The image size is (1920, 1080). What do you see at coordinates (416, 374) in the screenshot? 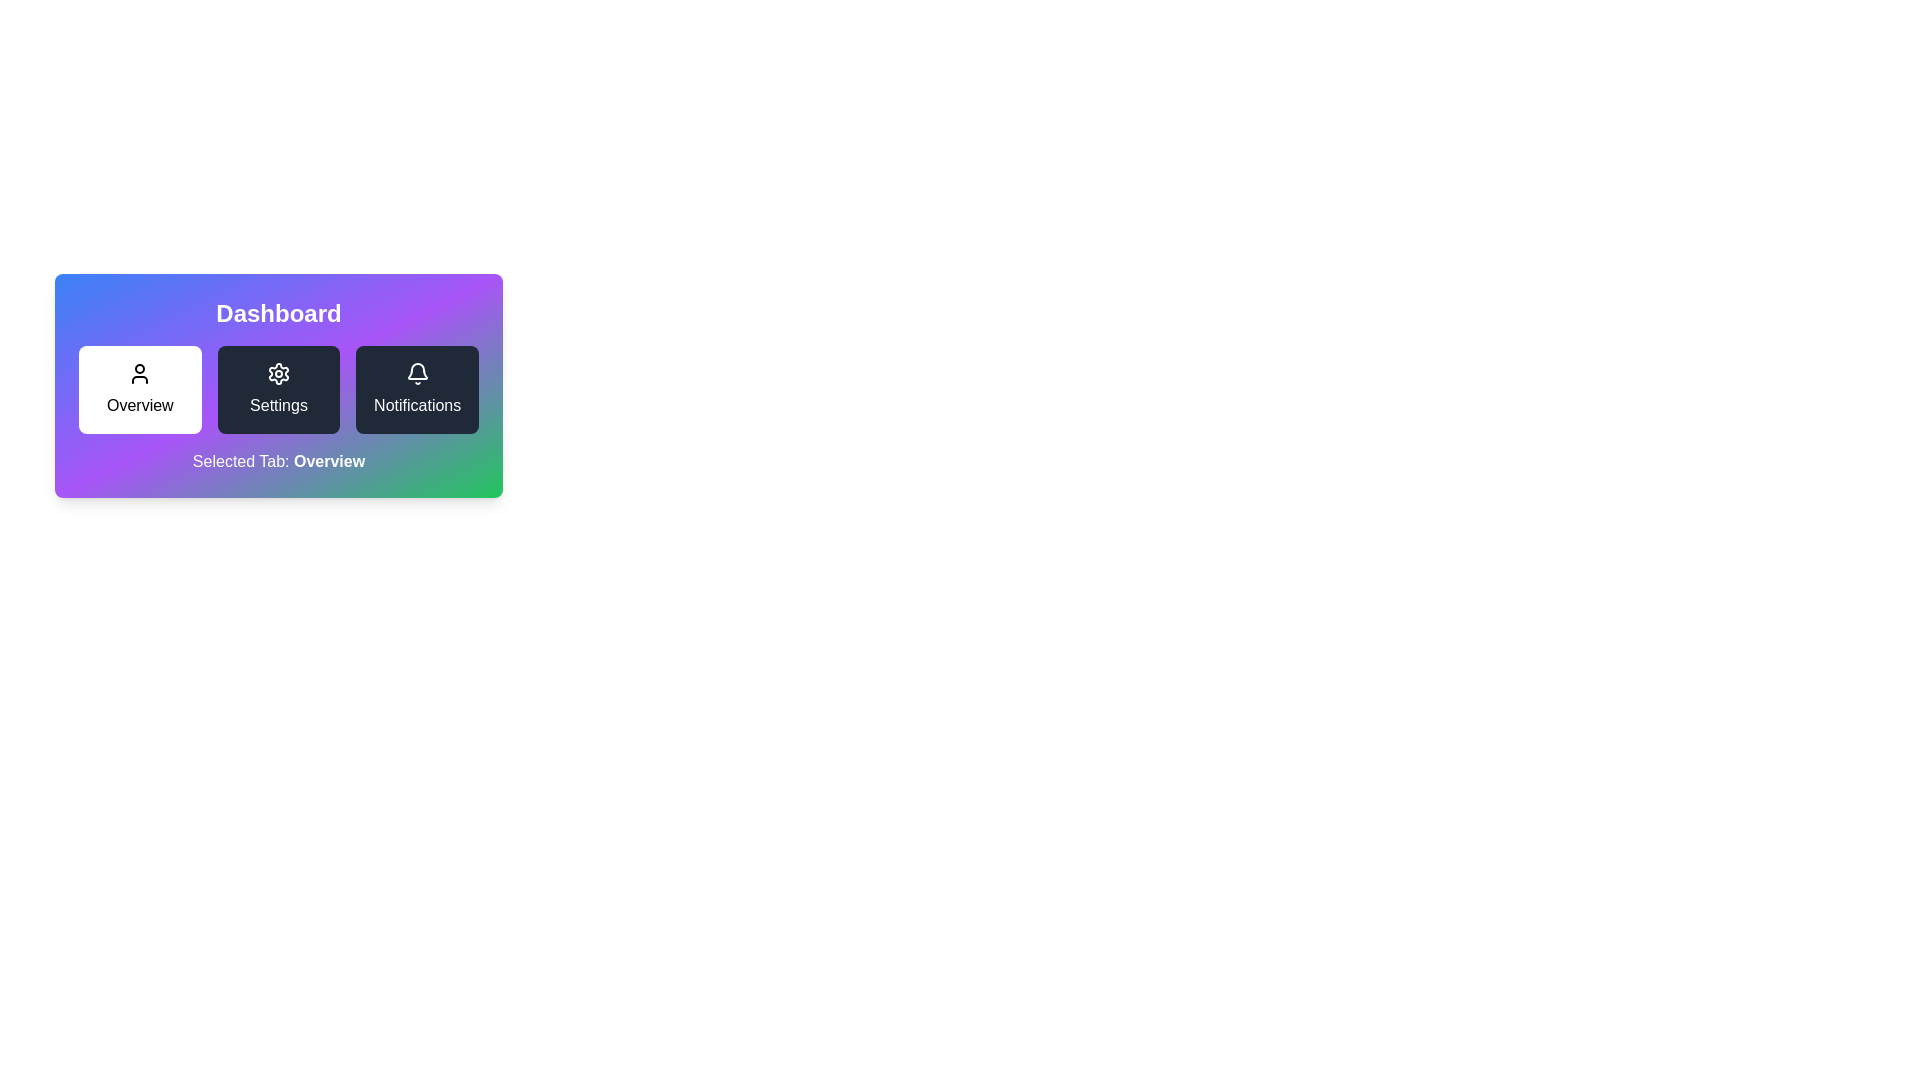
I see `the notifications icon located at the top of the 'Notifications' card` at bounding box center [416, 374].